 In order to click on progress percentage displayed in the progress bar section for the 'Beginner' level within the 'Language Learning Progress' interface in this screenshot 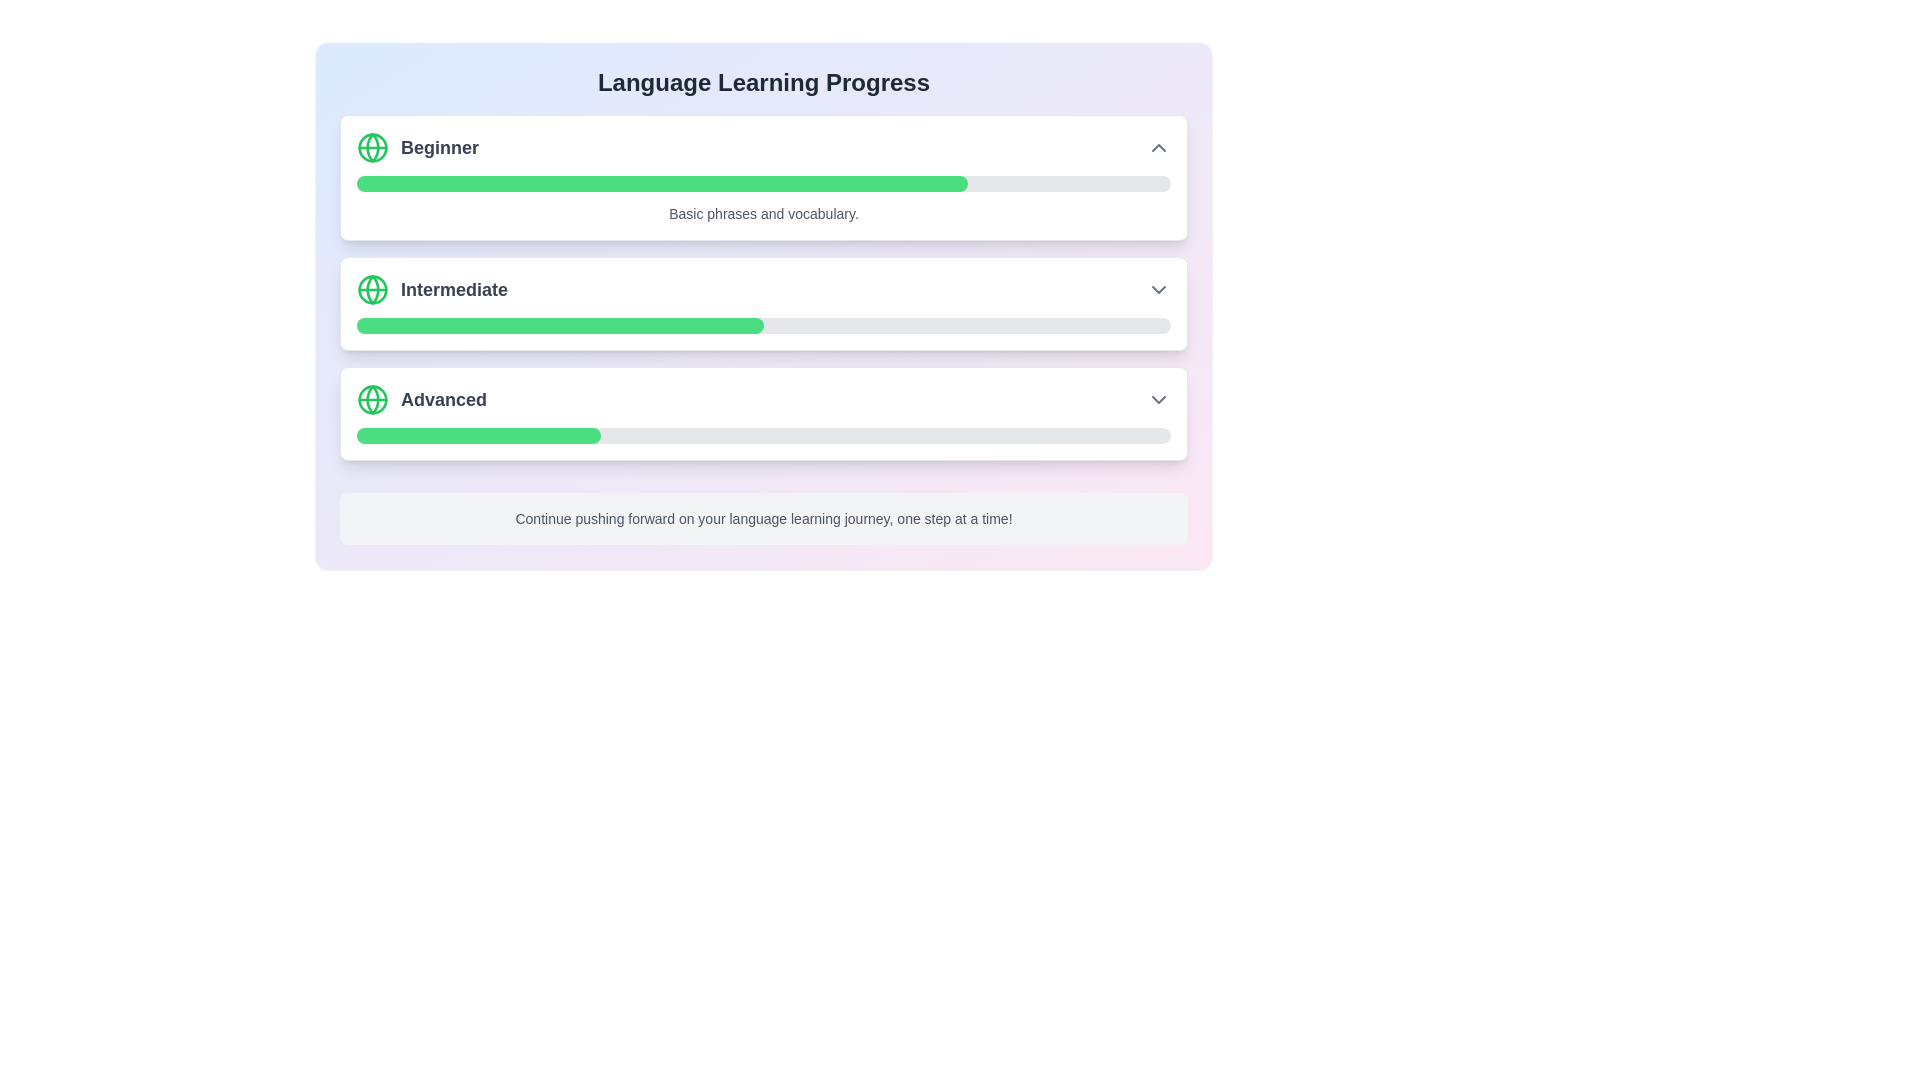, I will do `click(762, 176)`.